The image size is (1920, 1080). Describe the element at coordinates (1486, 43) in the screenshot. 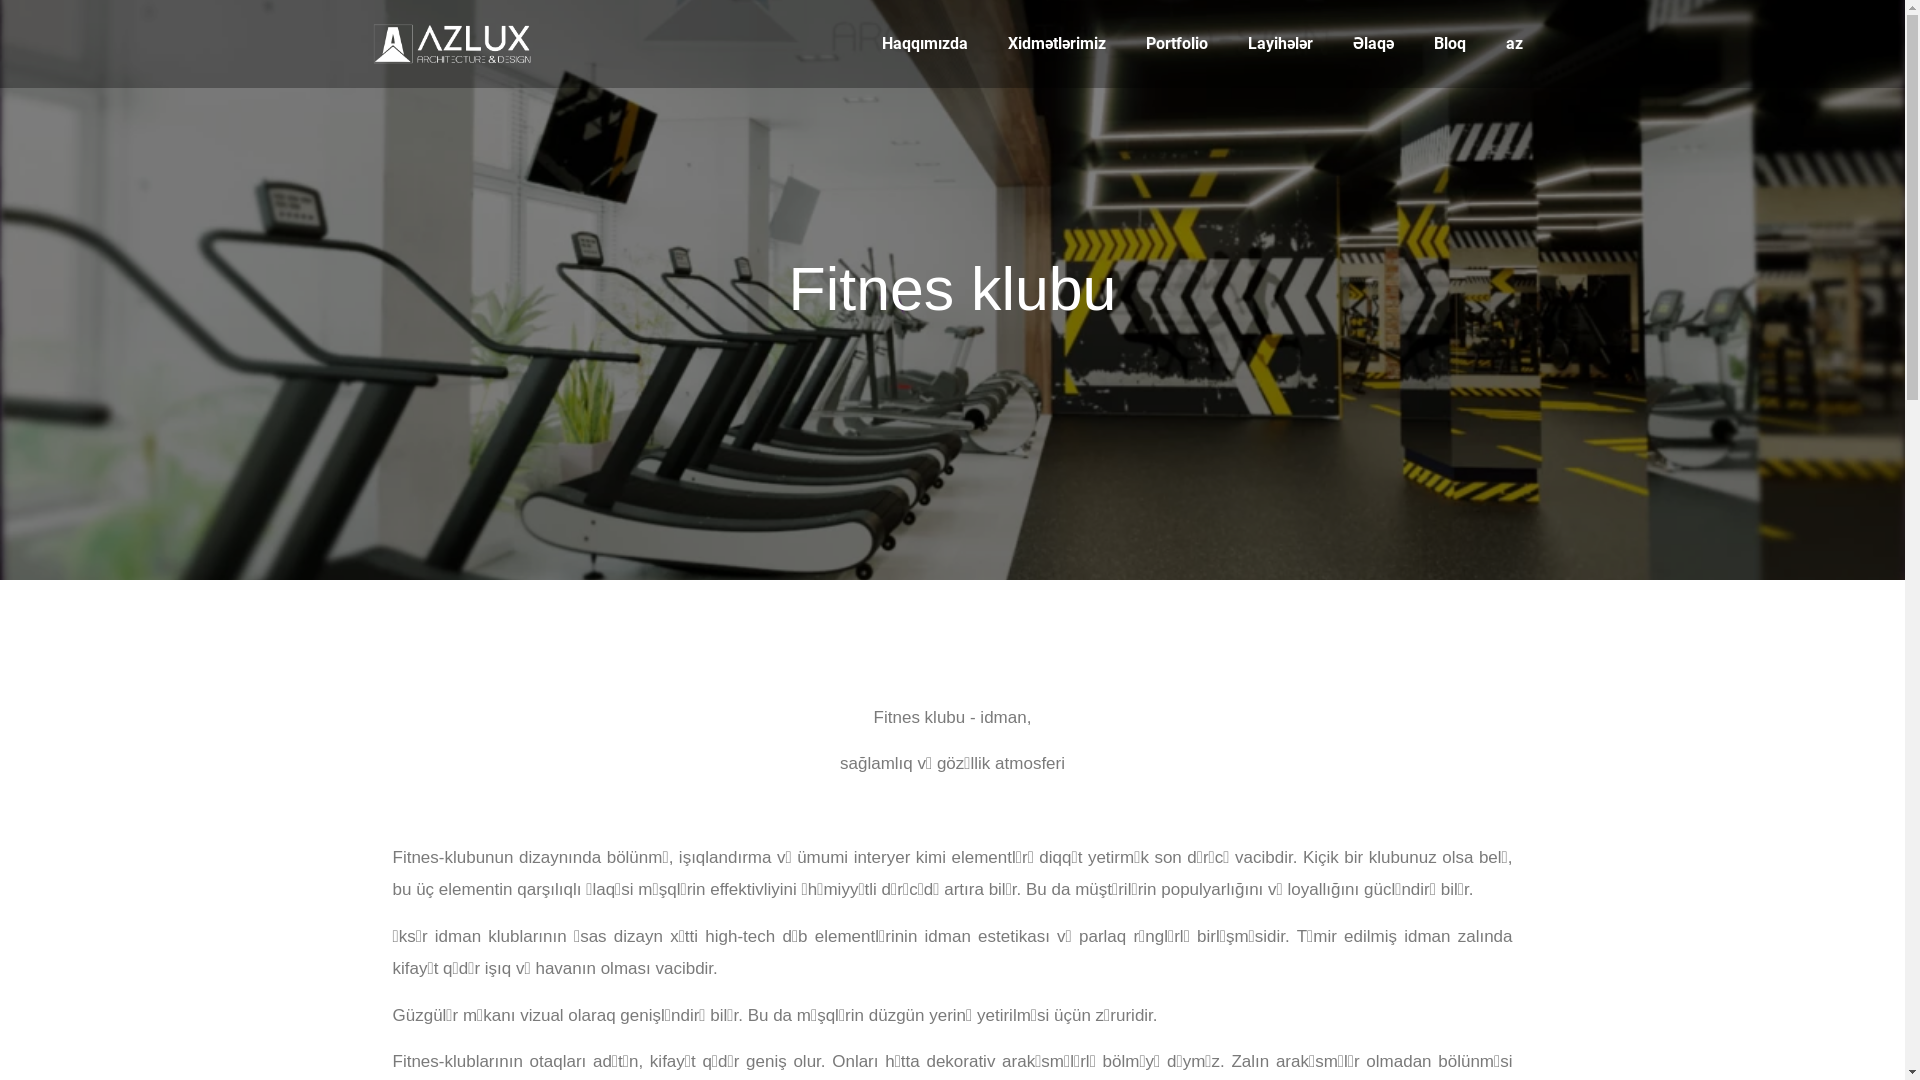

I see `'az'` at that location.